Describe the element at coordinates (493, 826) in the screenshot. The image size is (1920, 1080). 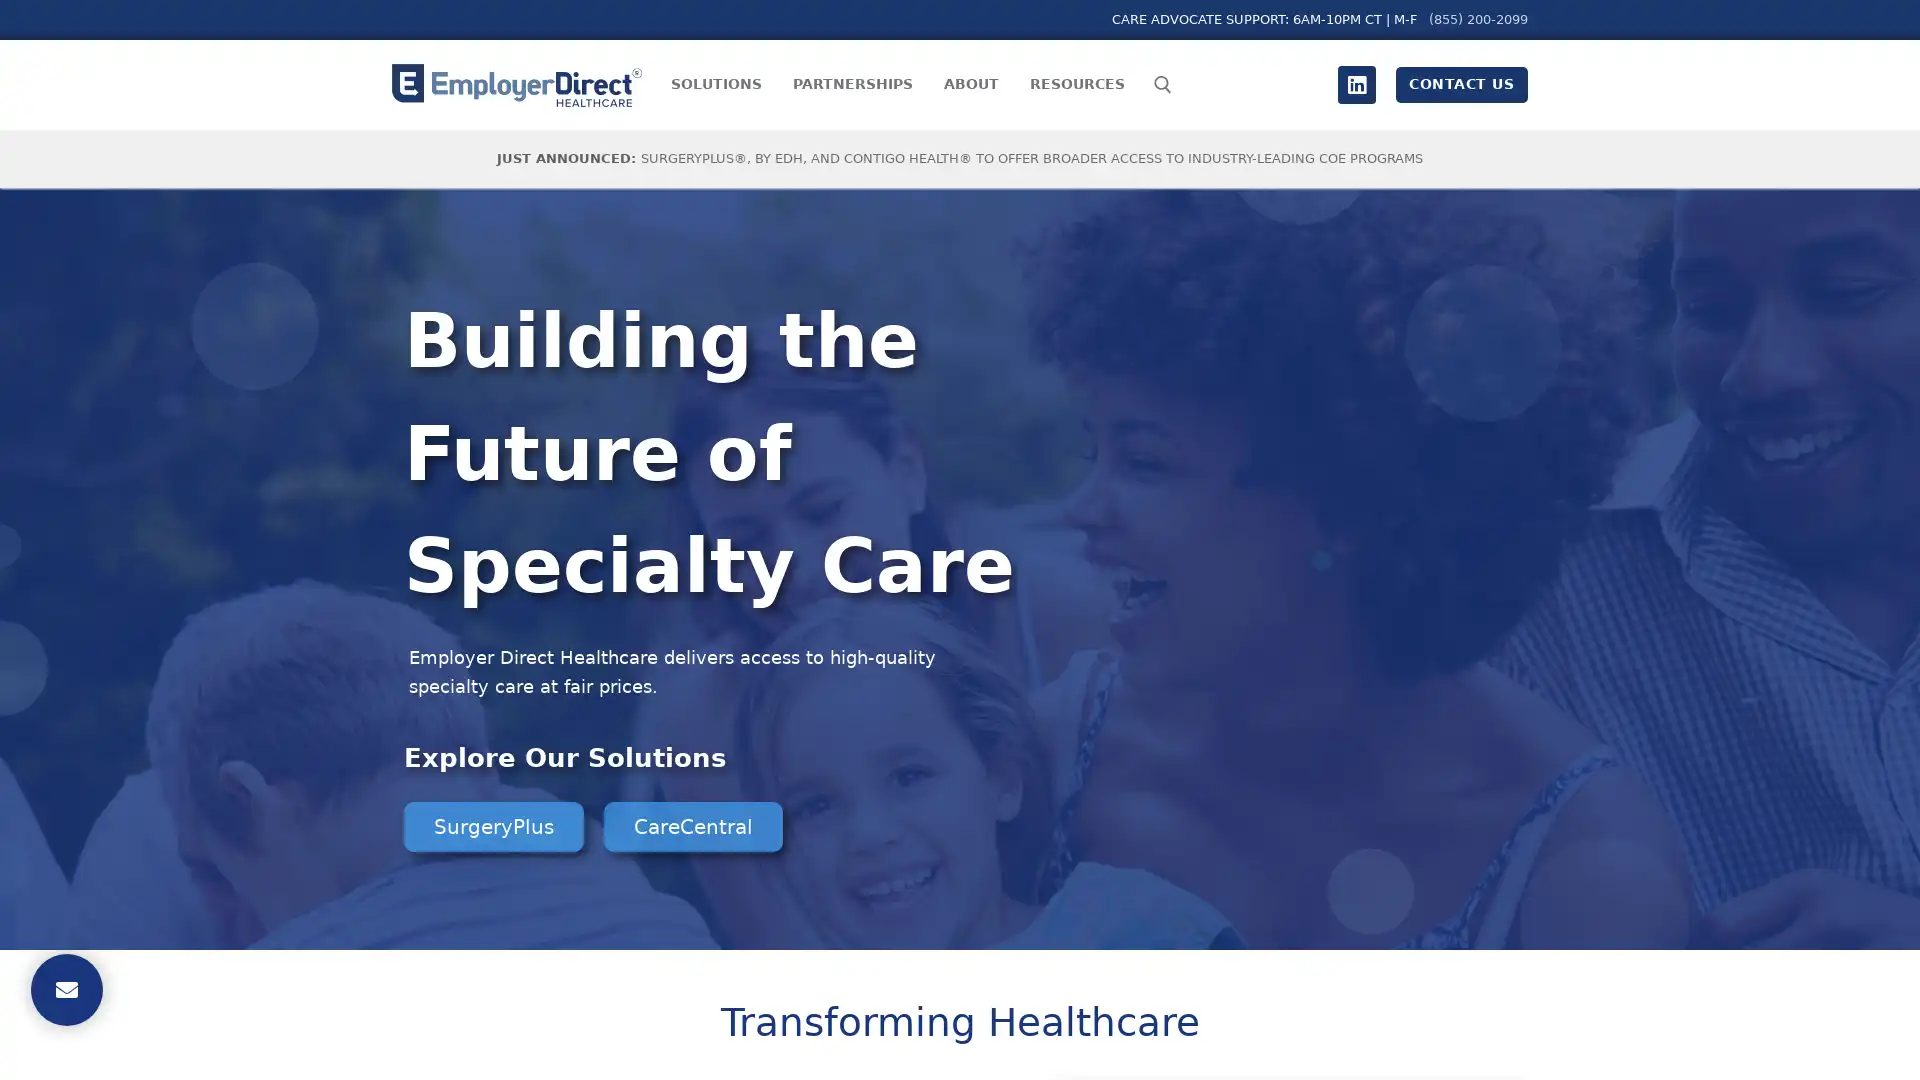
I see `SurgeryPlus` at that location.